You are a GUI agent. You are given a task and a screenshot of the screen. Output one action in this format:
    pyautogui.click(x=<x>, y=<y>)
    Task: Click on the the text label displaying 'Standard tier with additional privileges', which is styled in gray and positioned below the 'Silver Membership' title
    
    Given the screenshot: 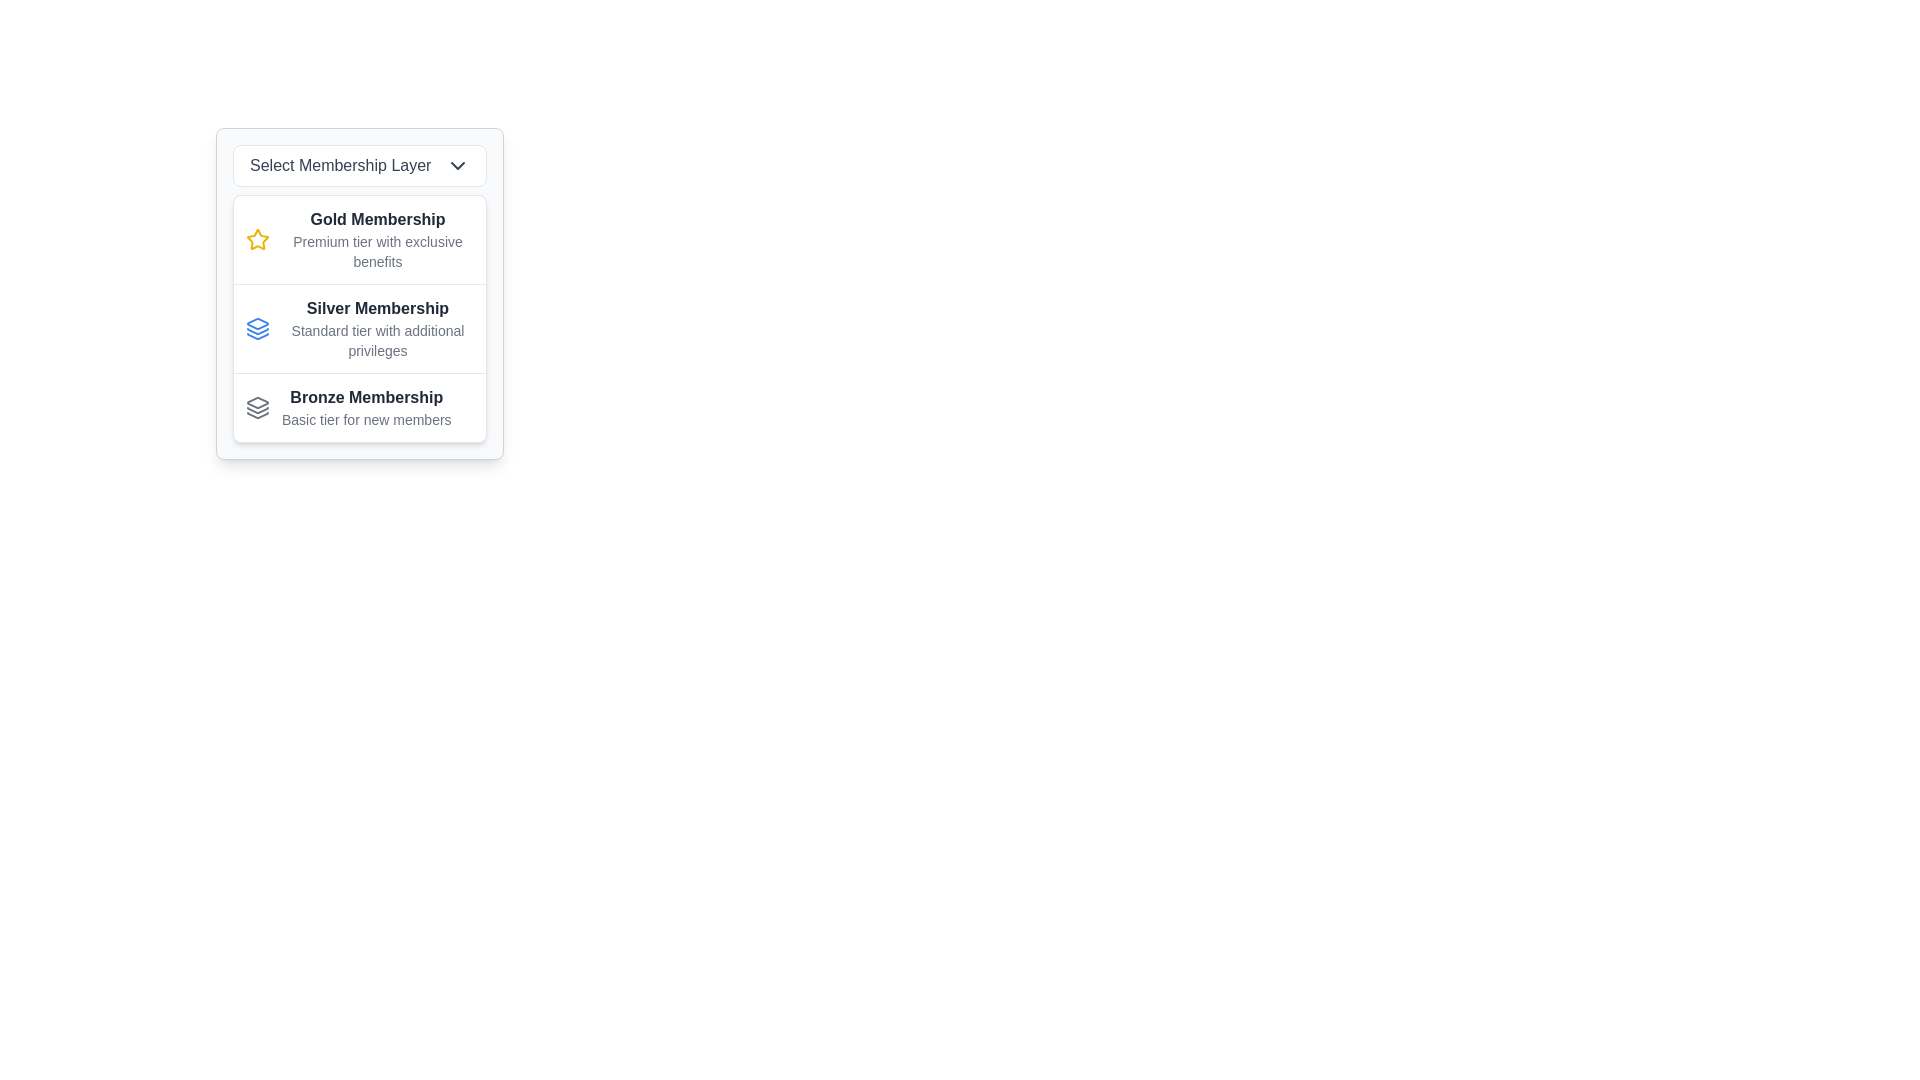 What is the action you would take?
    pyautogui.click(x=378, y=339)
    